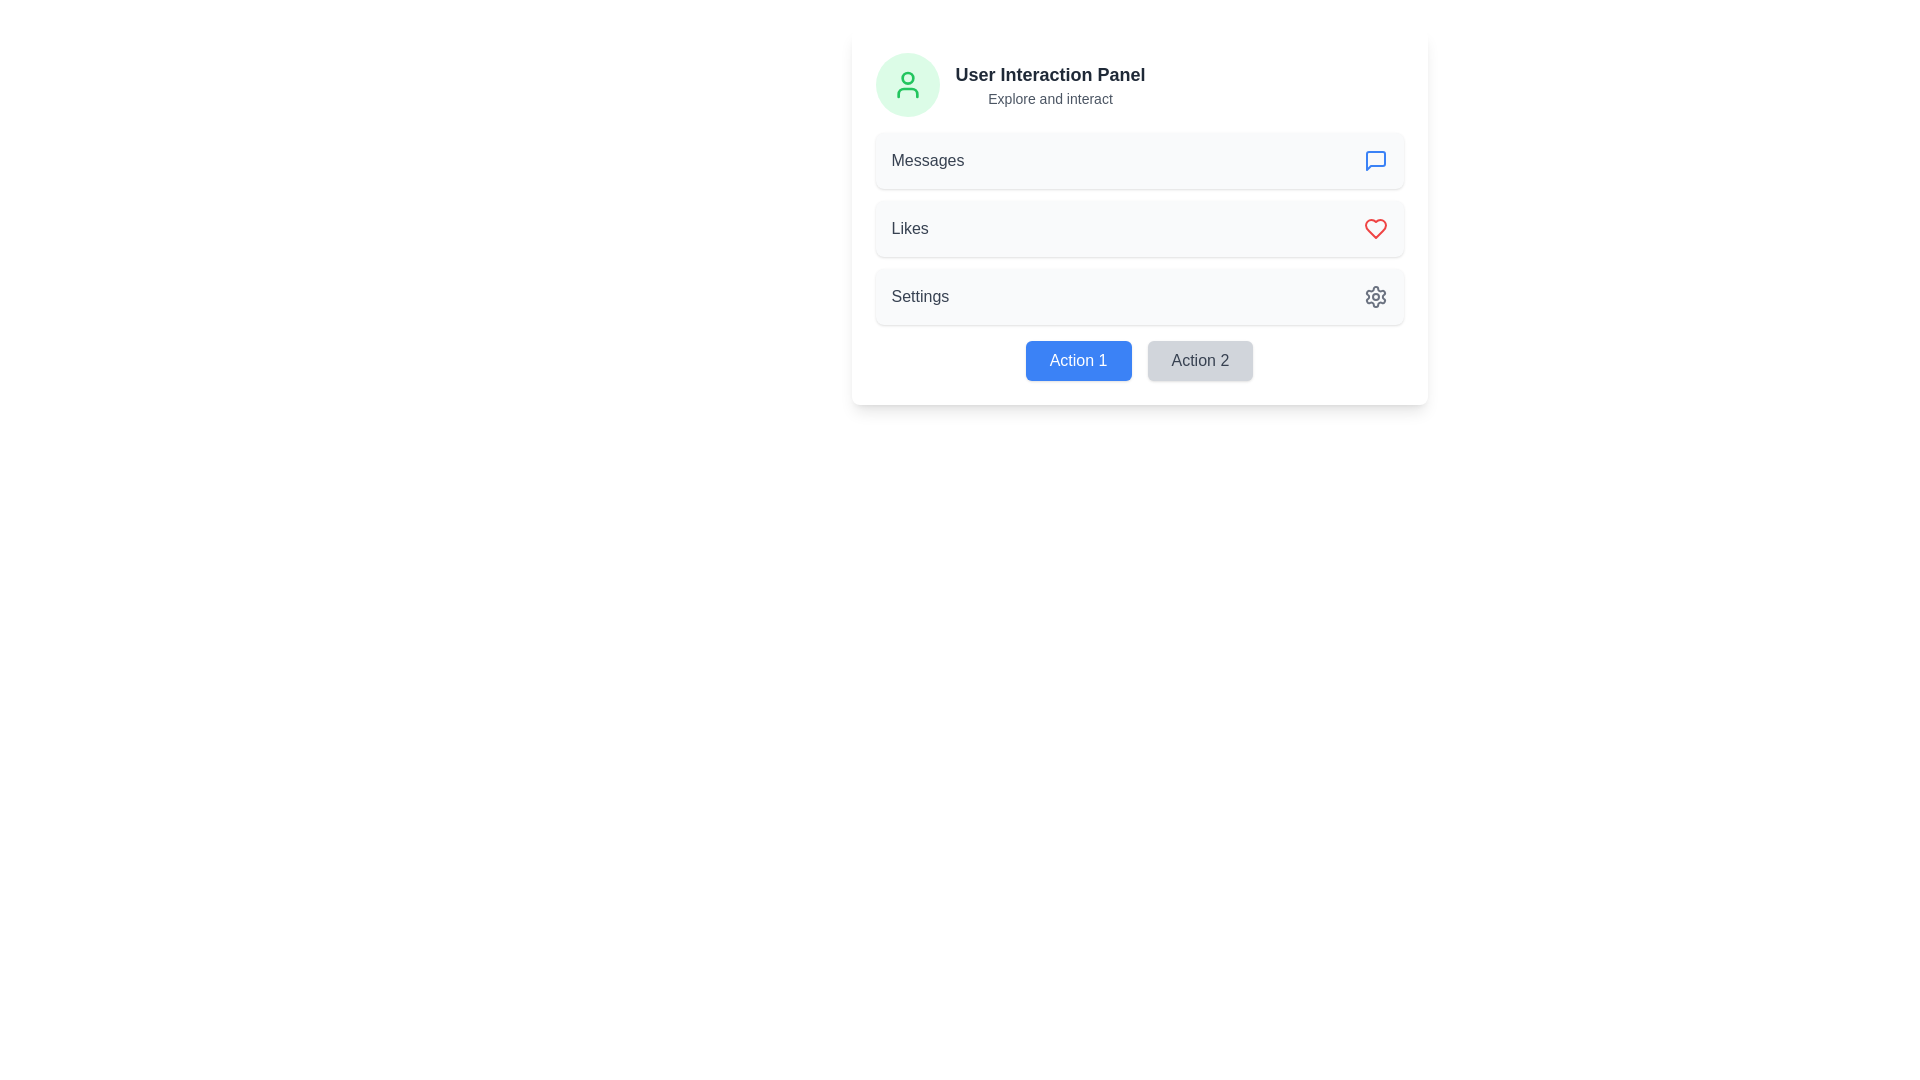  I want to click on the 'Action 2' button located at the bottom right of the 'User Interaction Panel', so click(1200, 361).